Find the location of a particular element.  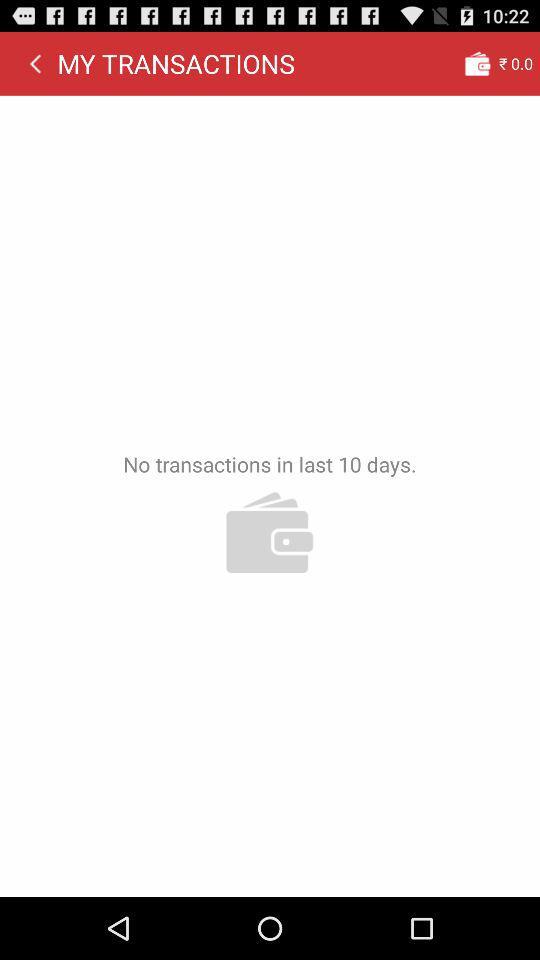

go back is located at coordinates (35, 63).